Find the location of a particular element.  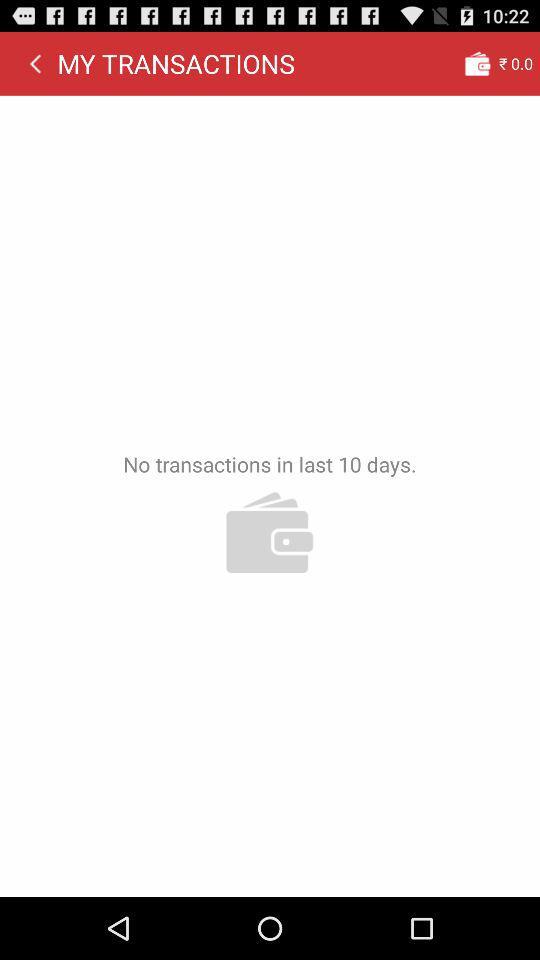

go back is located at coordinates (35, 63).